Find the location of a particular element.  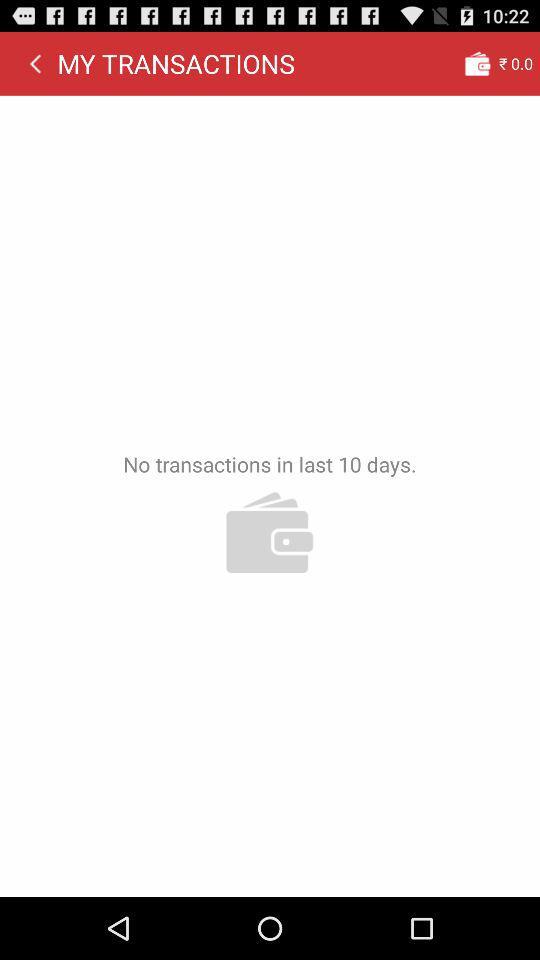

go back is located at coordinates (35, 63).